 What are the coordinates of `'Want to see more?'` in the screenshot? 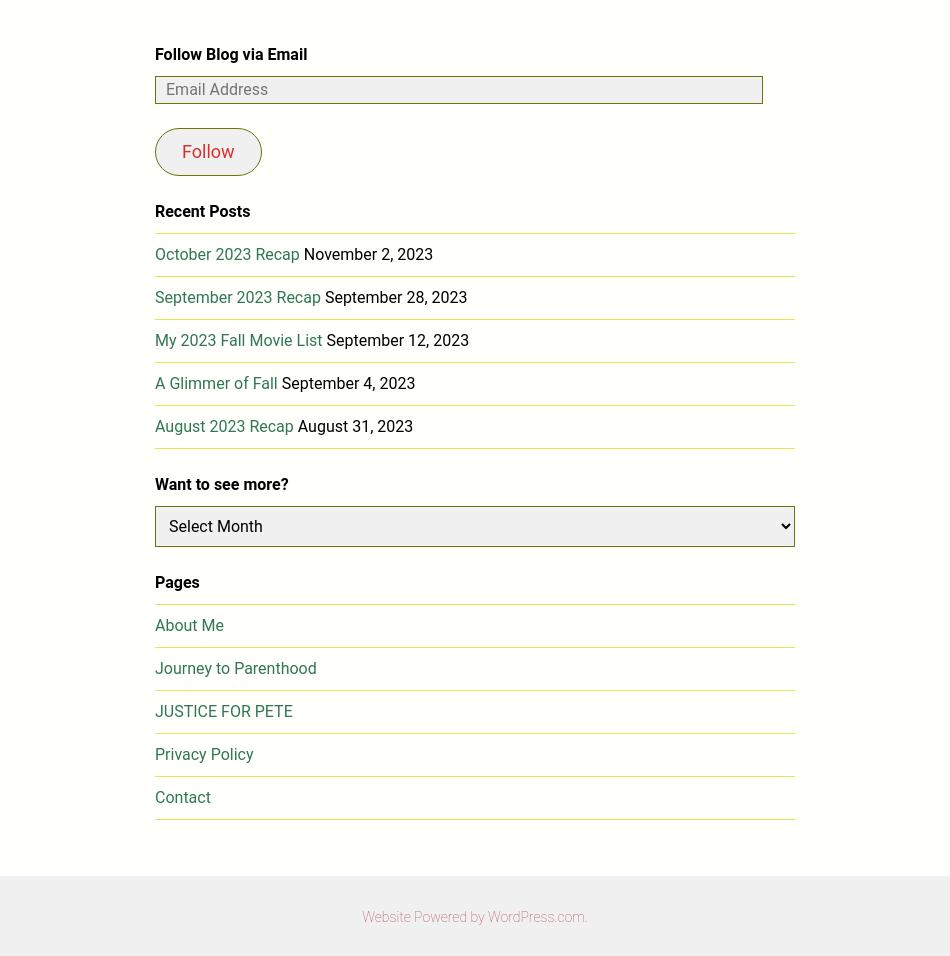 It's located at (155, 482).